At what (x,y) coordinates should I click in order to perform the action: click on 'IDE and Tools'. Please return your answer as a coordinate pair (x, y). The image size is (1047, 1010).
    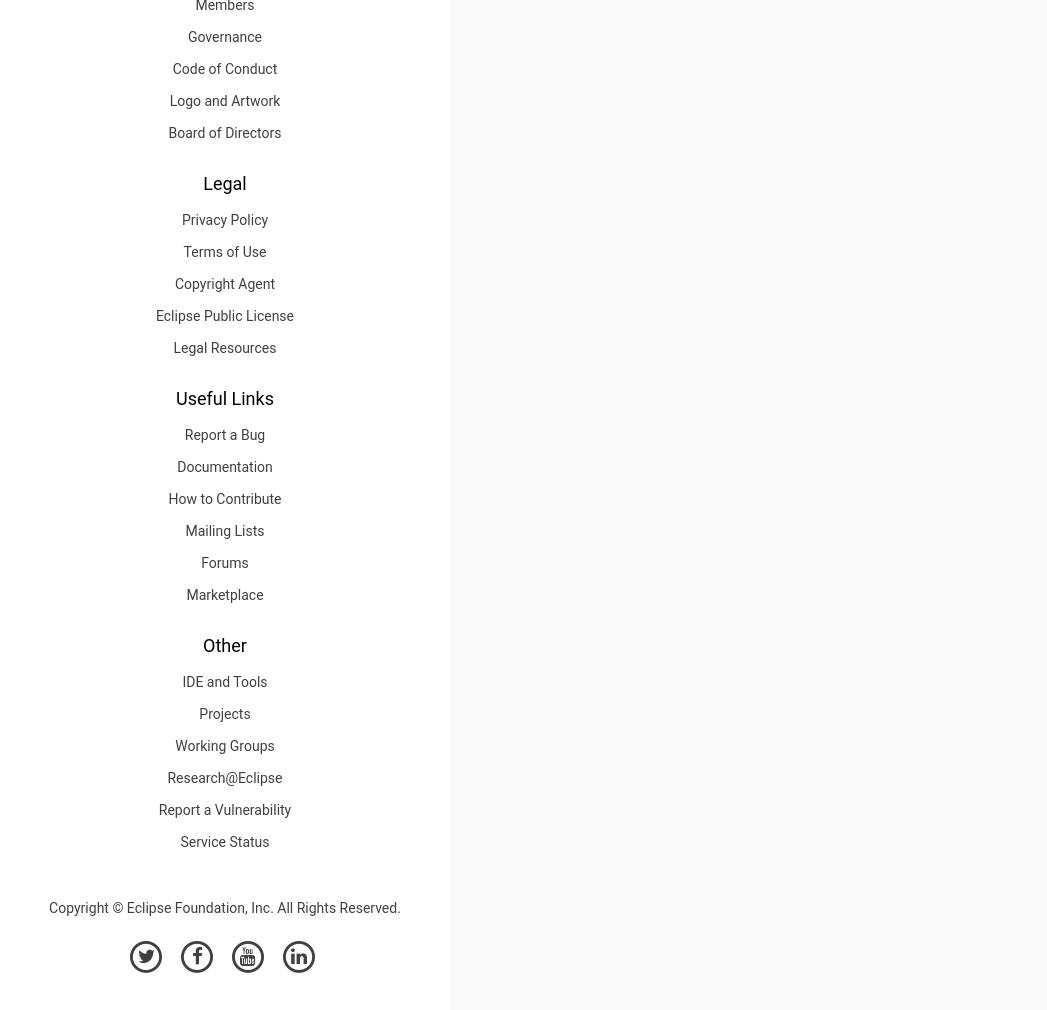
    Looking at the image, I should click on (223, 680).